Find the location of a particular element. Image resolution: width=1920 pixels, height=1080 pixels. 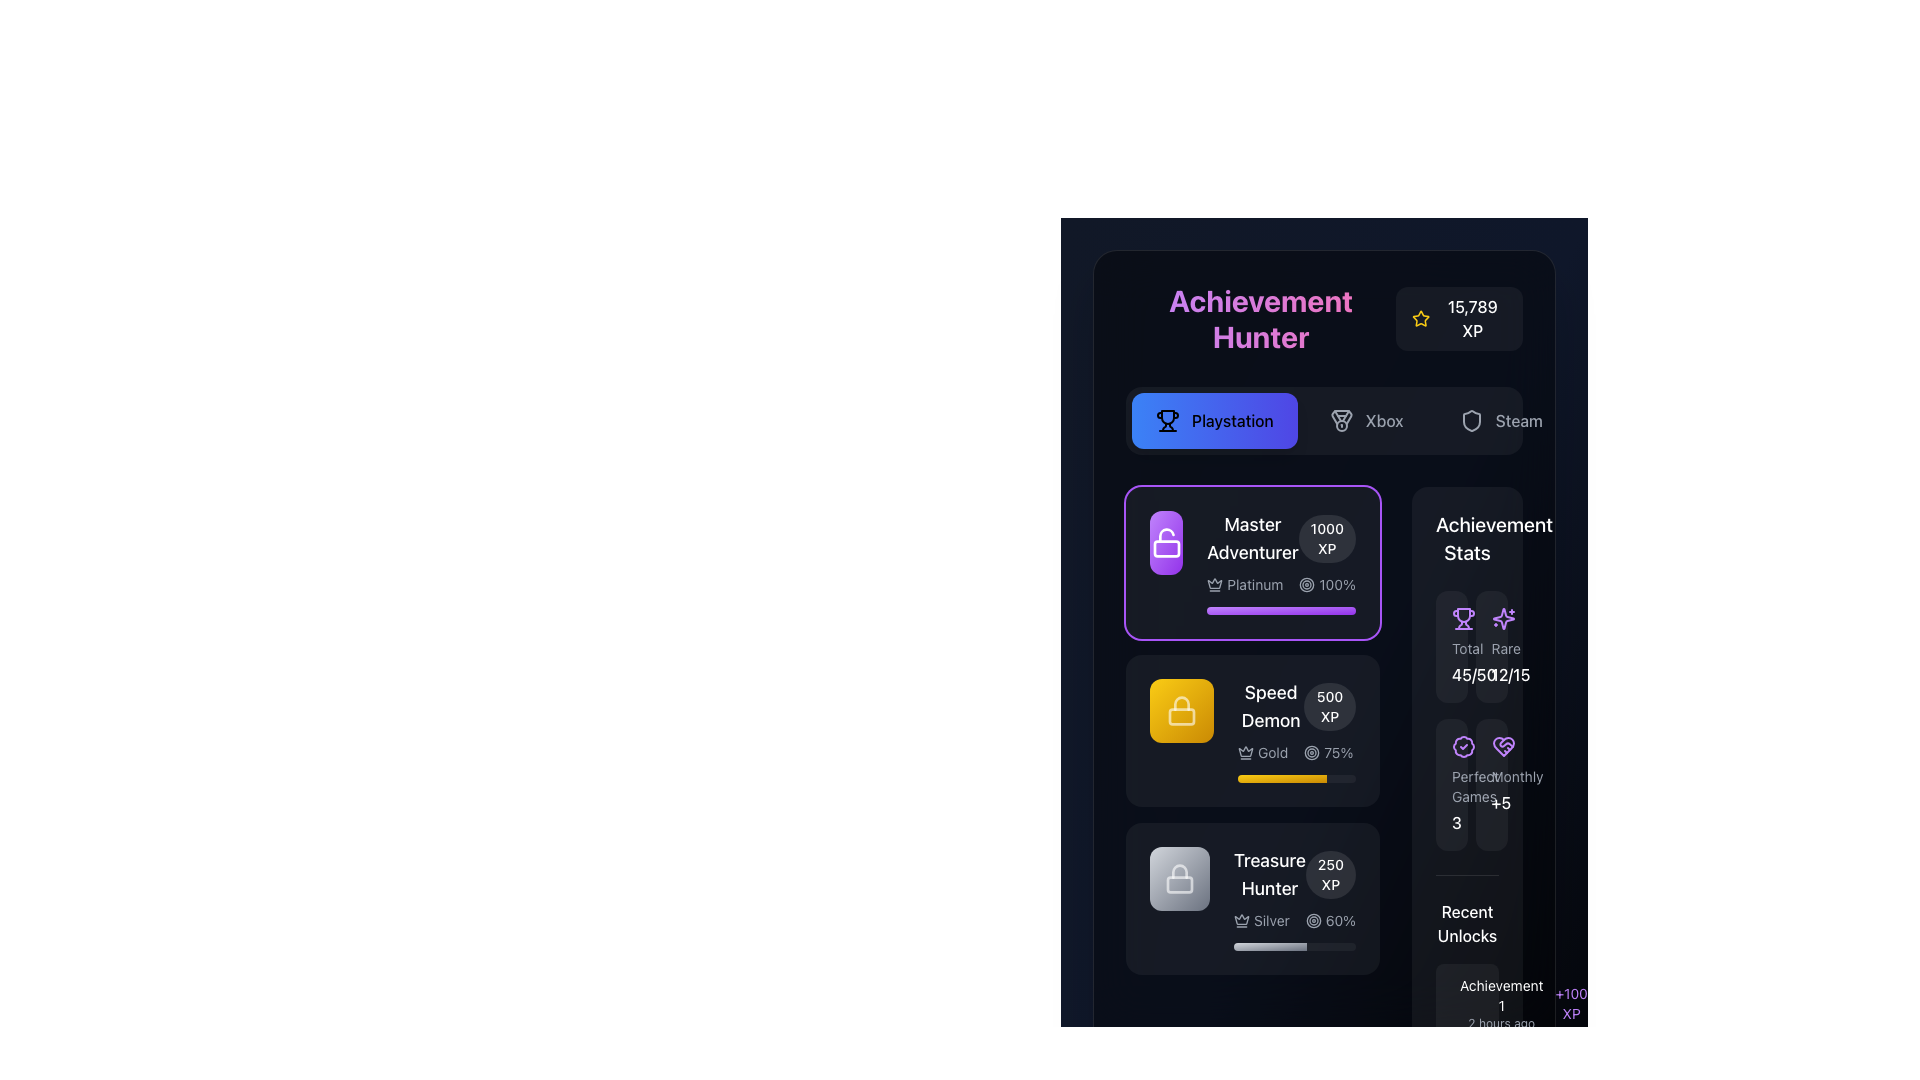

displayed value of the text element showing '100%' next to the target icon at the bottom right corner of the 'Master Adventurer' card is located at coordinates (1327, 585).